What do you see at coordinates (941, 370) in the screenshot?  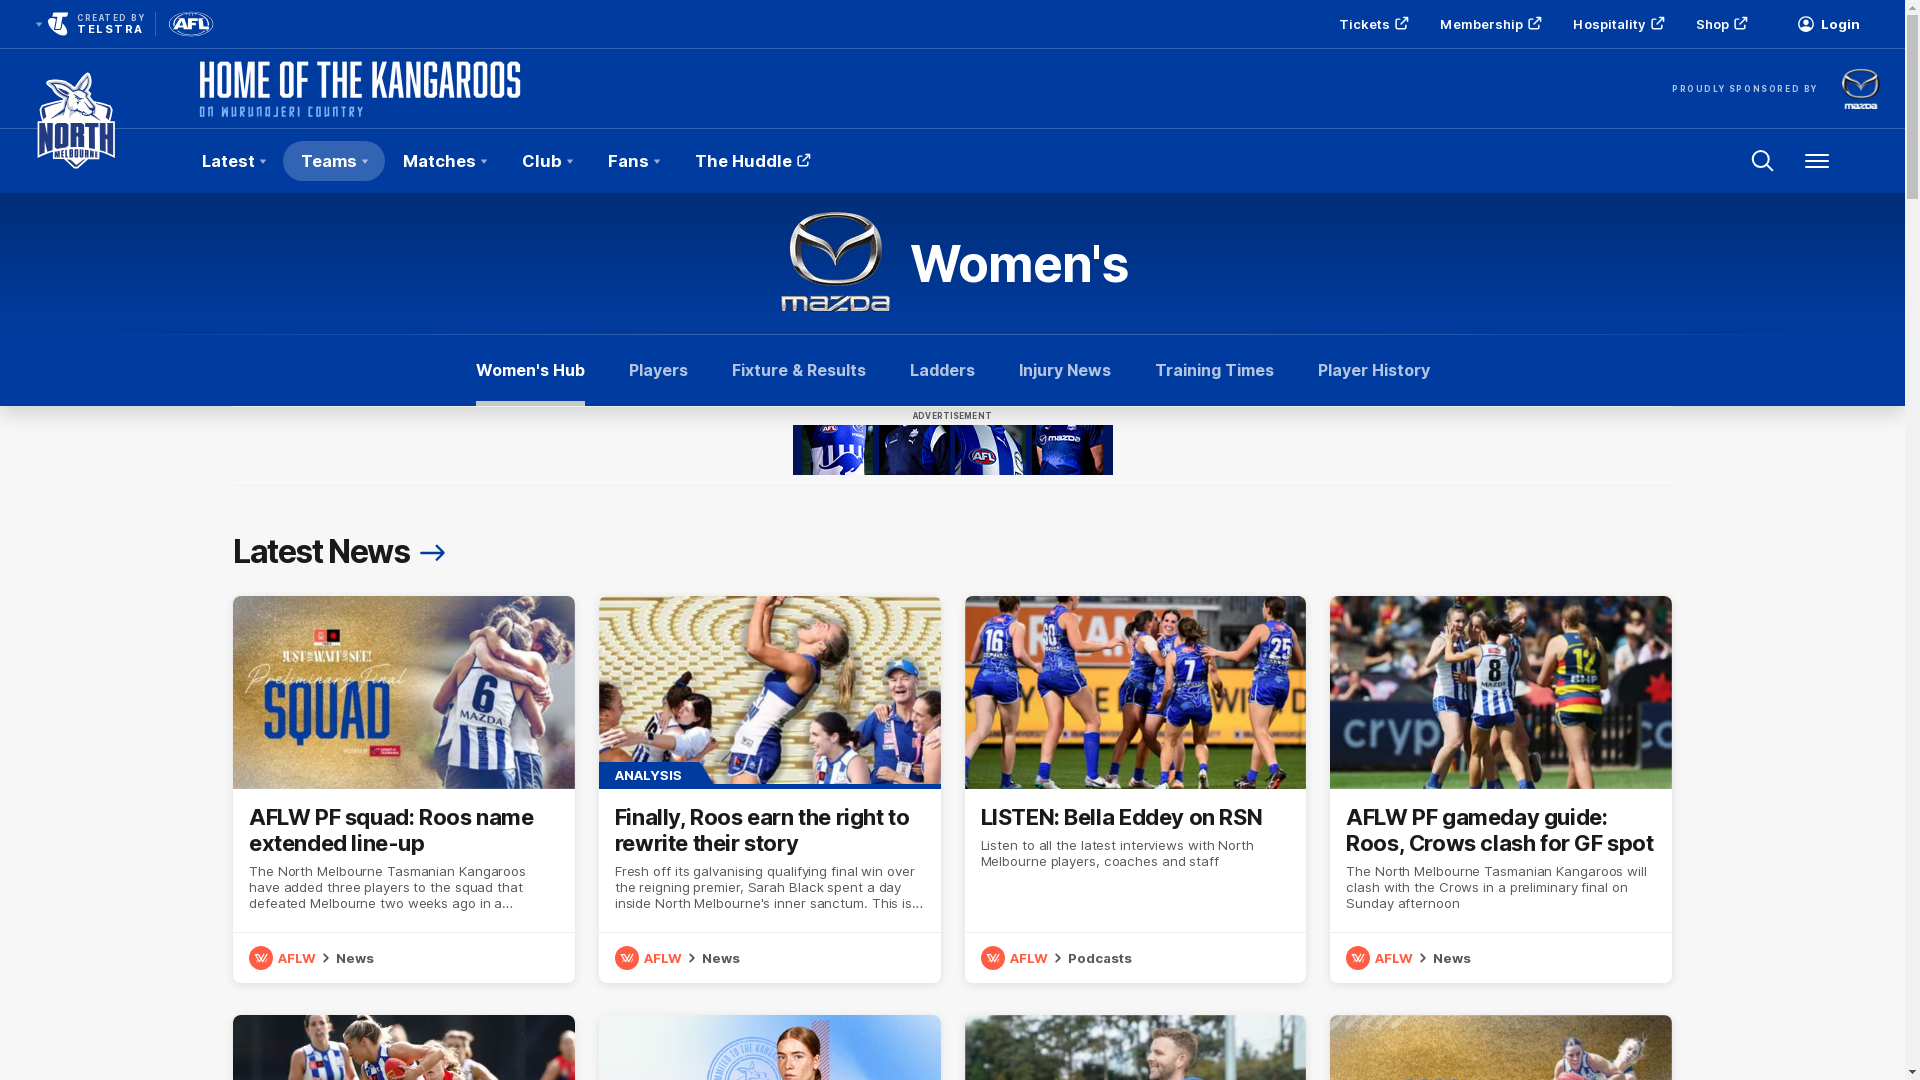 I see `'Ladders'` at bounding box center [941, 370].